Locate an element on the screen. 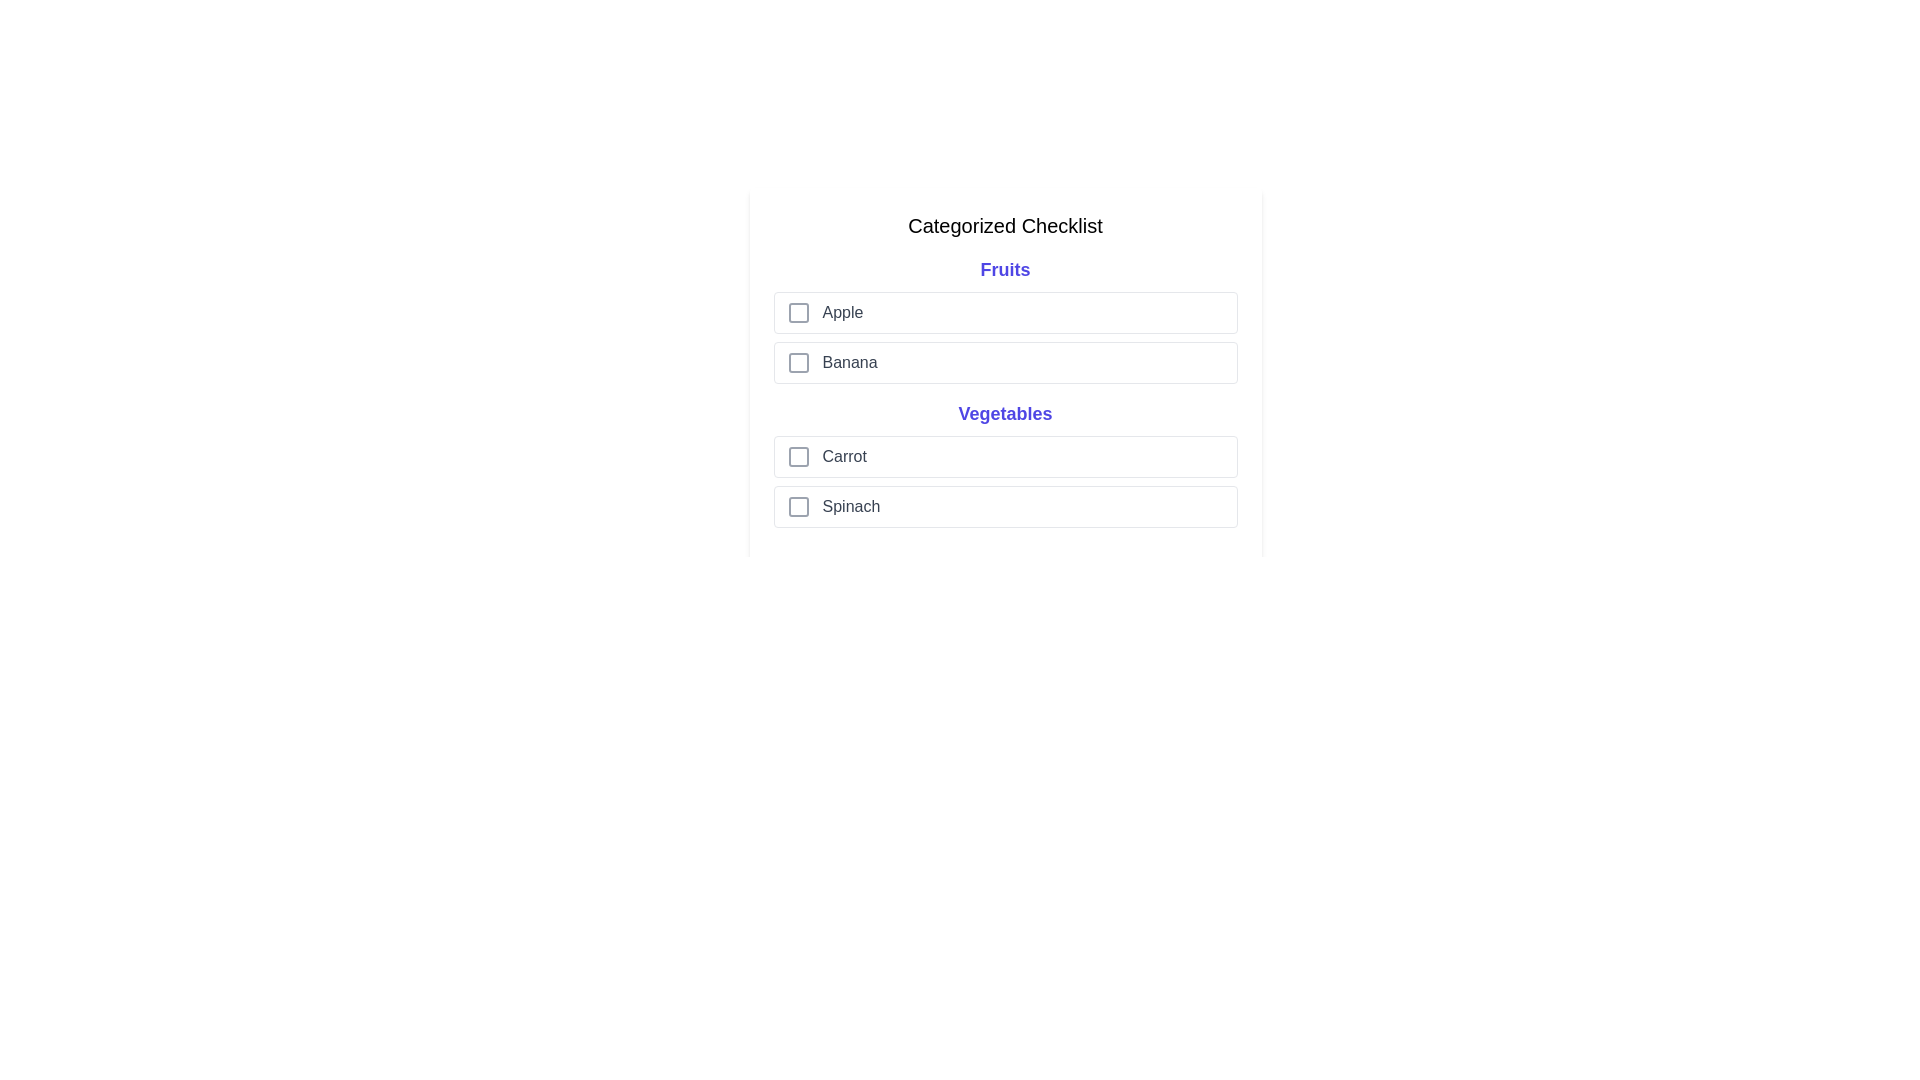 The width and height of the screenshot is (1920, 1080). the 'Vegetables' header text label, which categorizes the items below it, starting with 'Carrot' is located at coordinates (1005, 412).